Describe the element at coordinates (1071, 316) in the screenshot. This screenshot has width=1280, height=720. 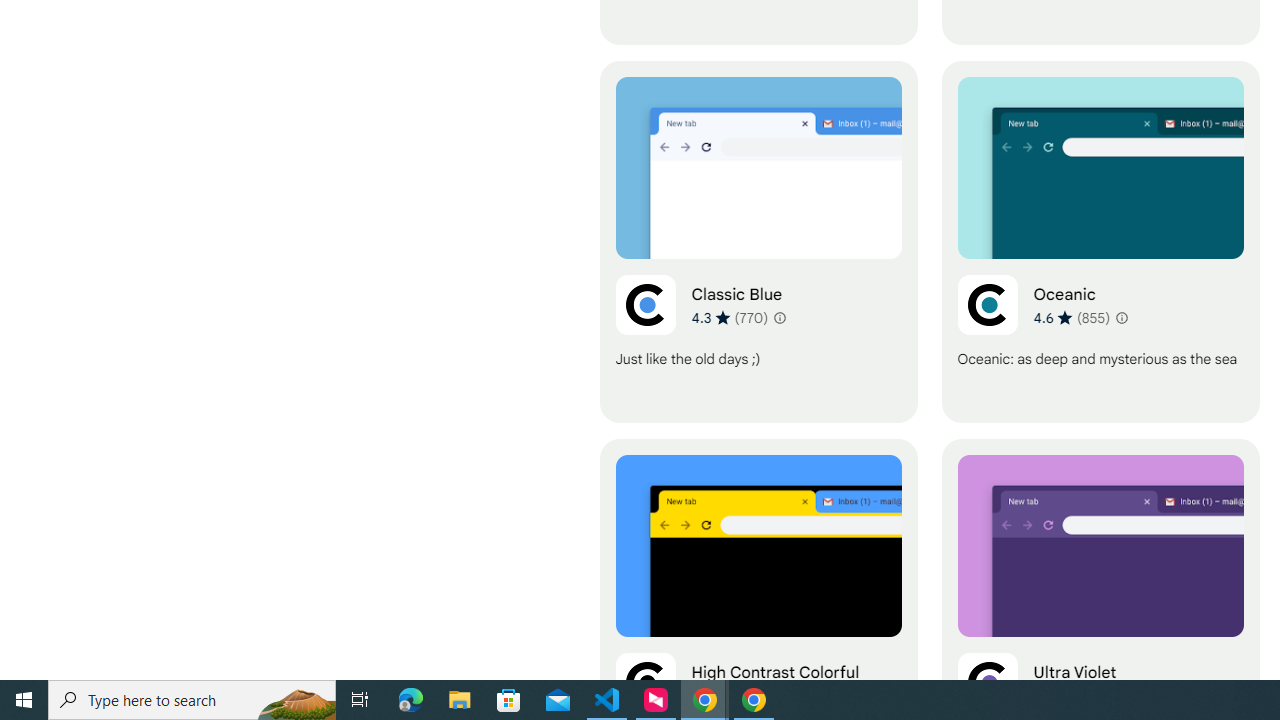
I see `'Average rating 4.6 out of 5 stars. 855 ratings.'` at that location.